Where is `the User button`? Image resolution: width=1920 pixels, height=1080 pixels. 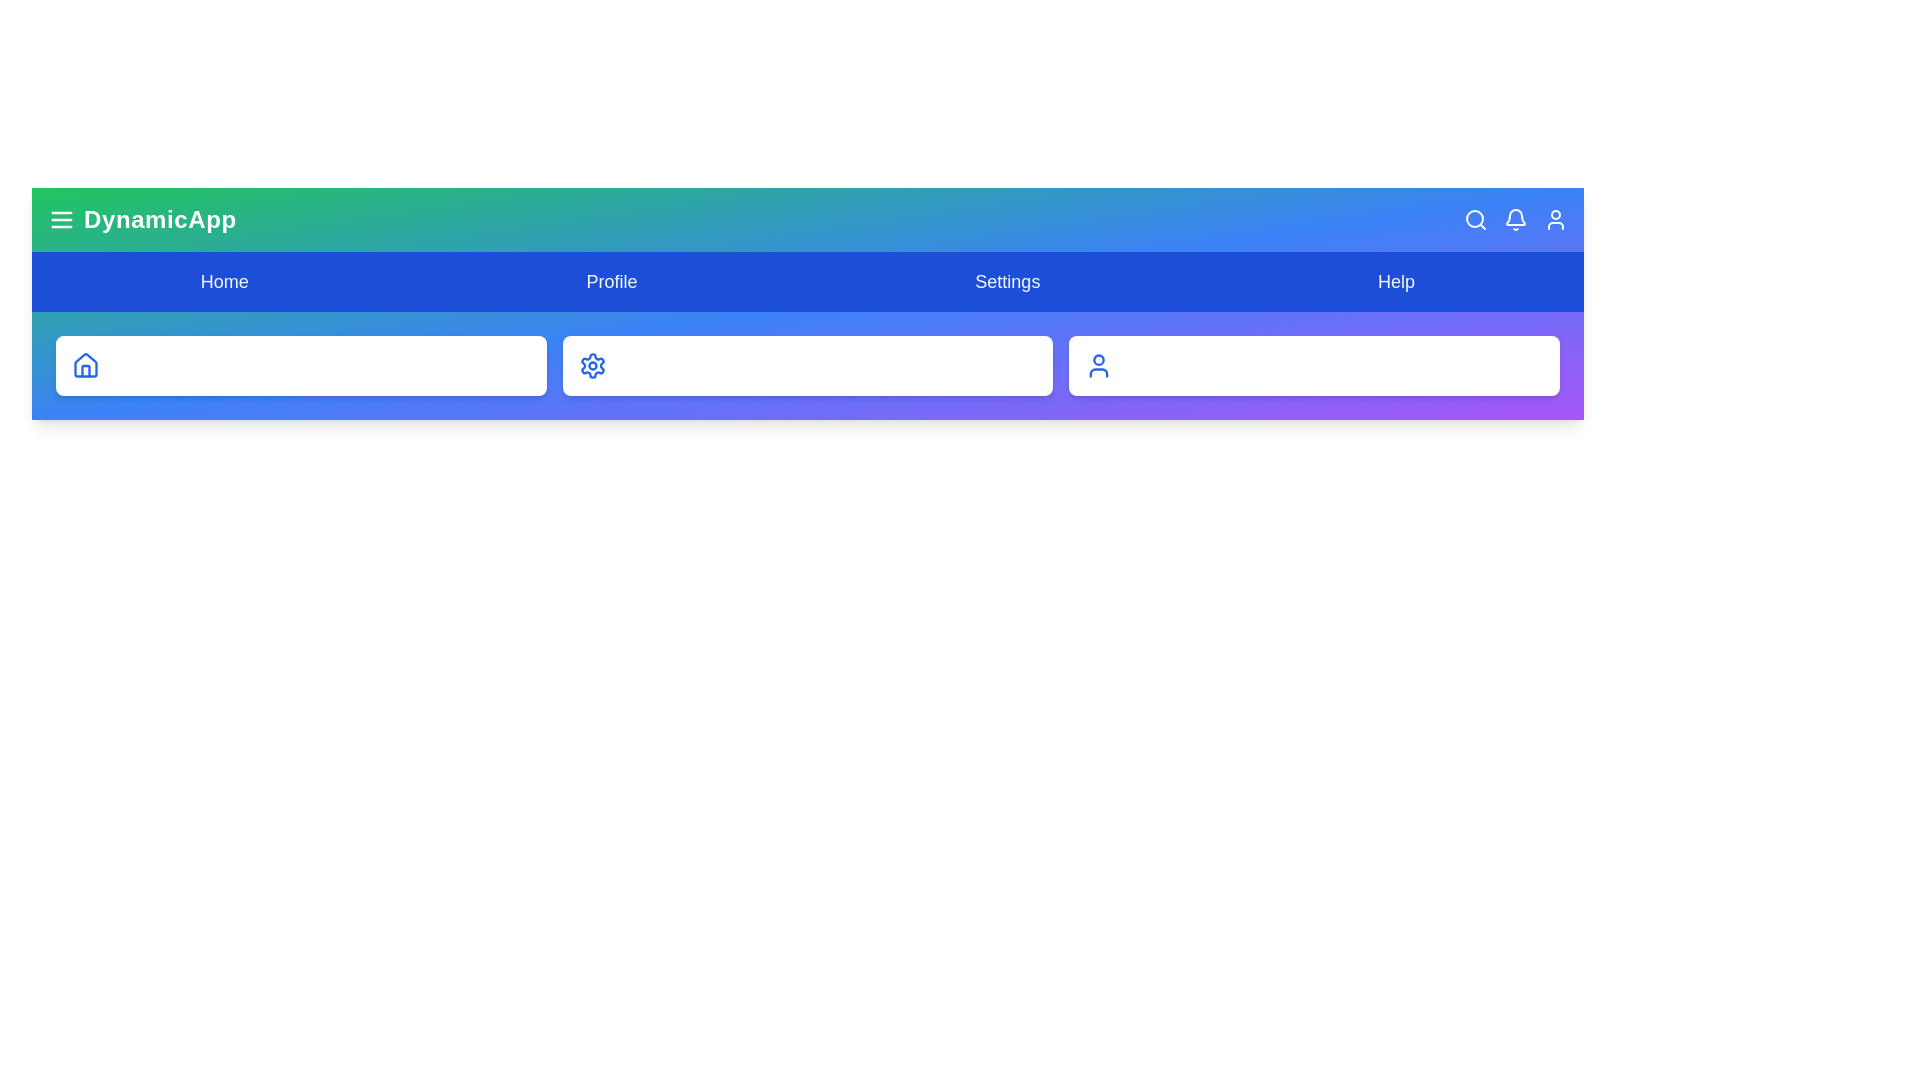
the User button is located at coordinates (1554, 219).